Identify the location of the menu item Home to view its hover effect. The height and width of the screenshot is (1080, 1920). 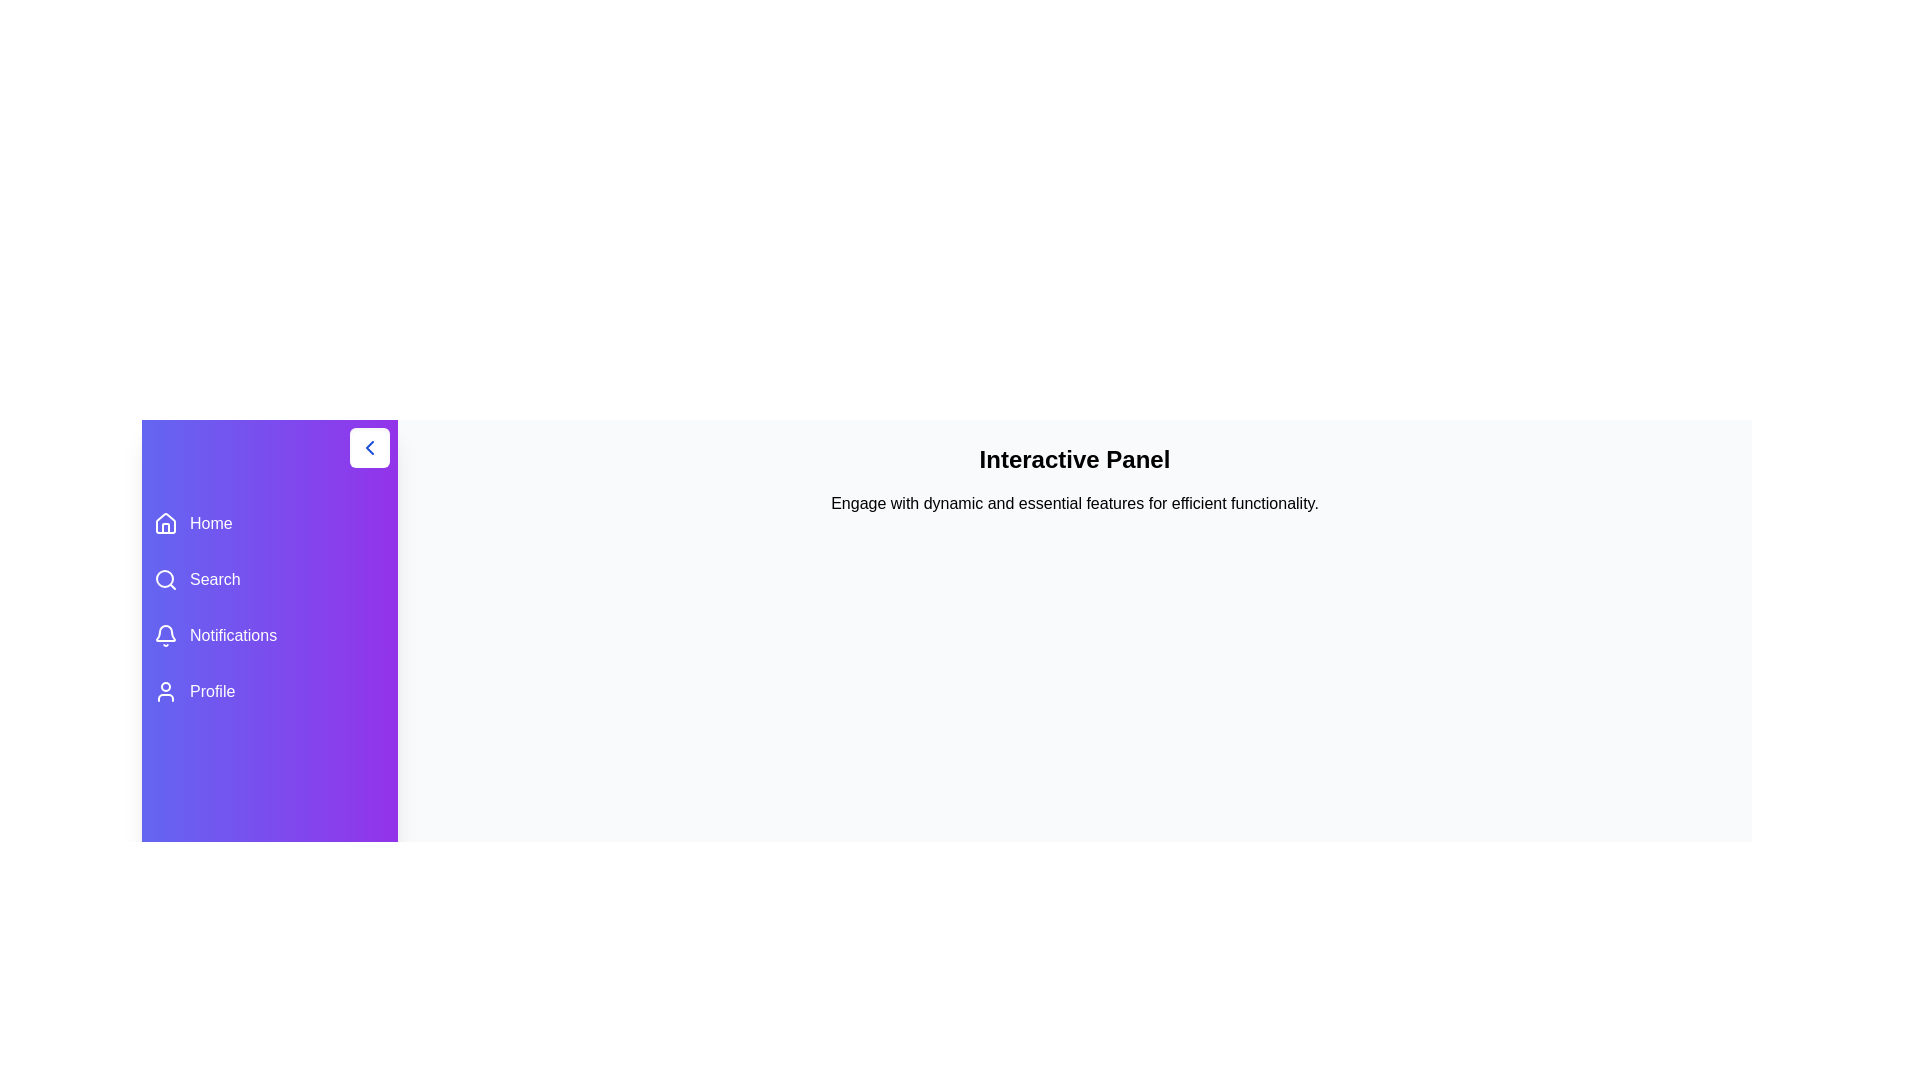
(268, 523).